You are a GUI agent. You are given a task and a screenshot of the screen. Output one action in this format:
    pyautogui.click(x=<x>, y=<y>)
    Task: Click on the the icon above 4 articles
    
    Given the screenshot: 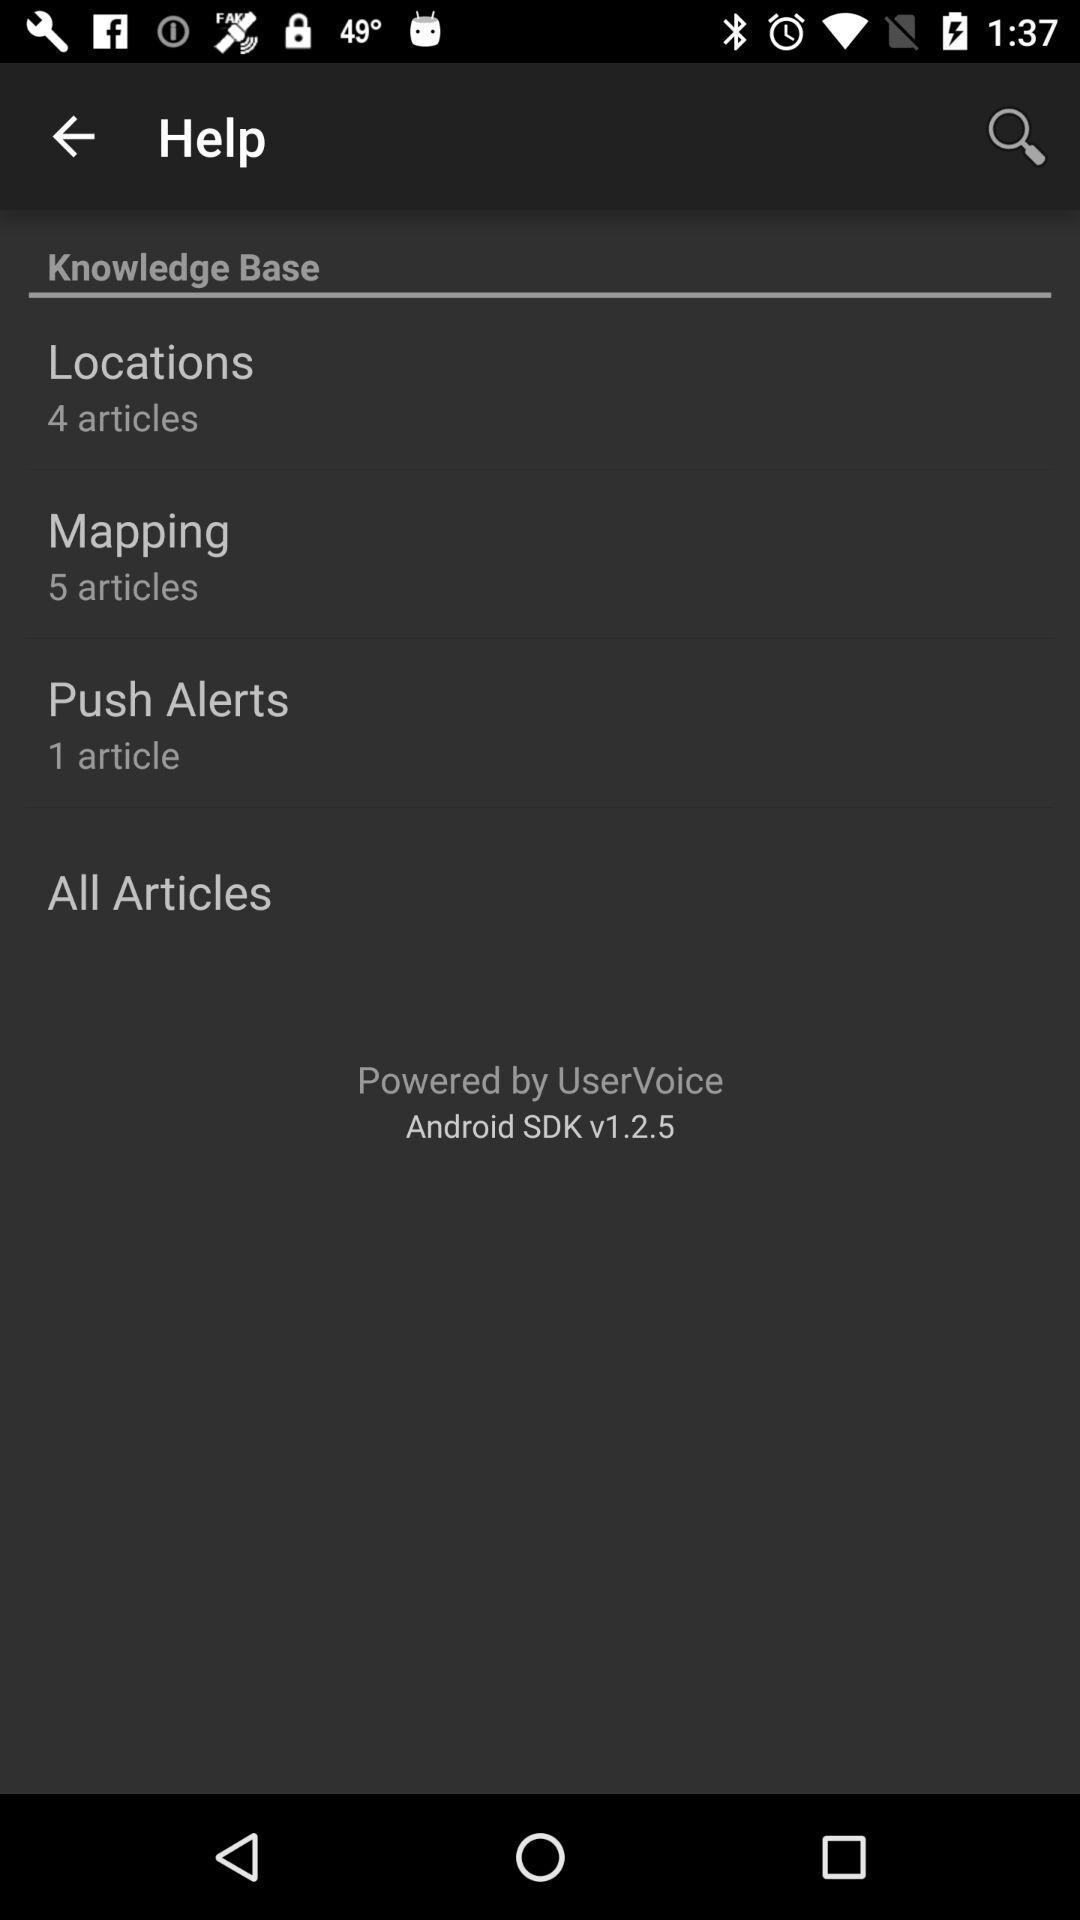 What is the action you would take?
    pyautogui.click(x=149, y=360)
    